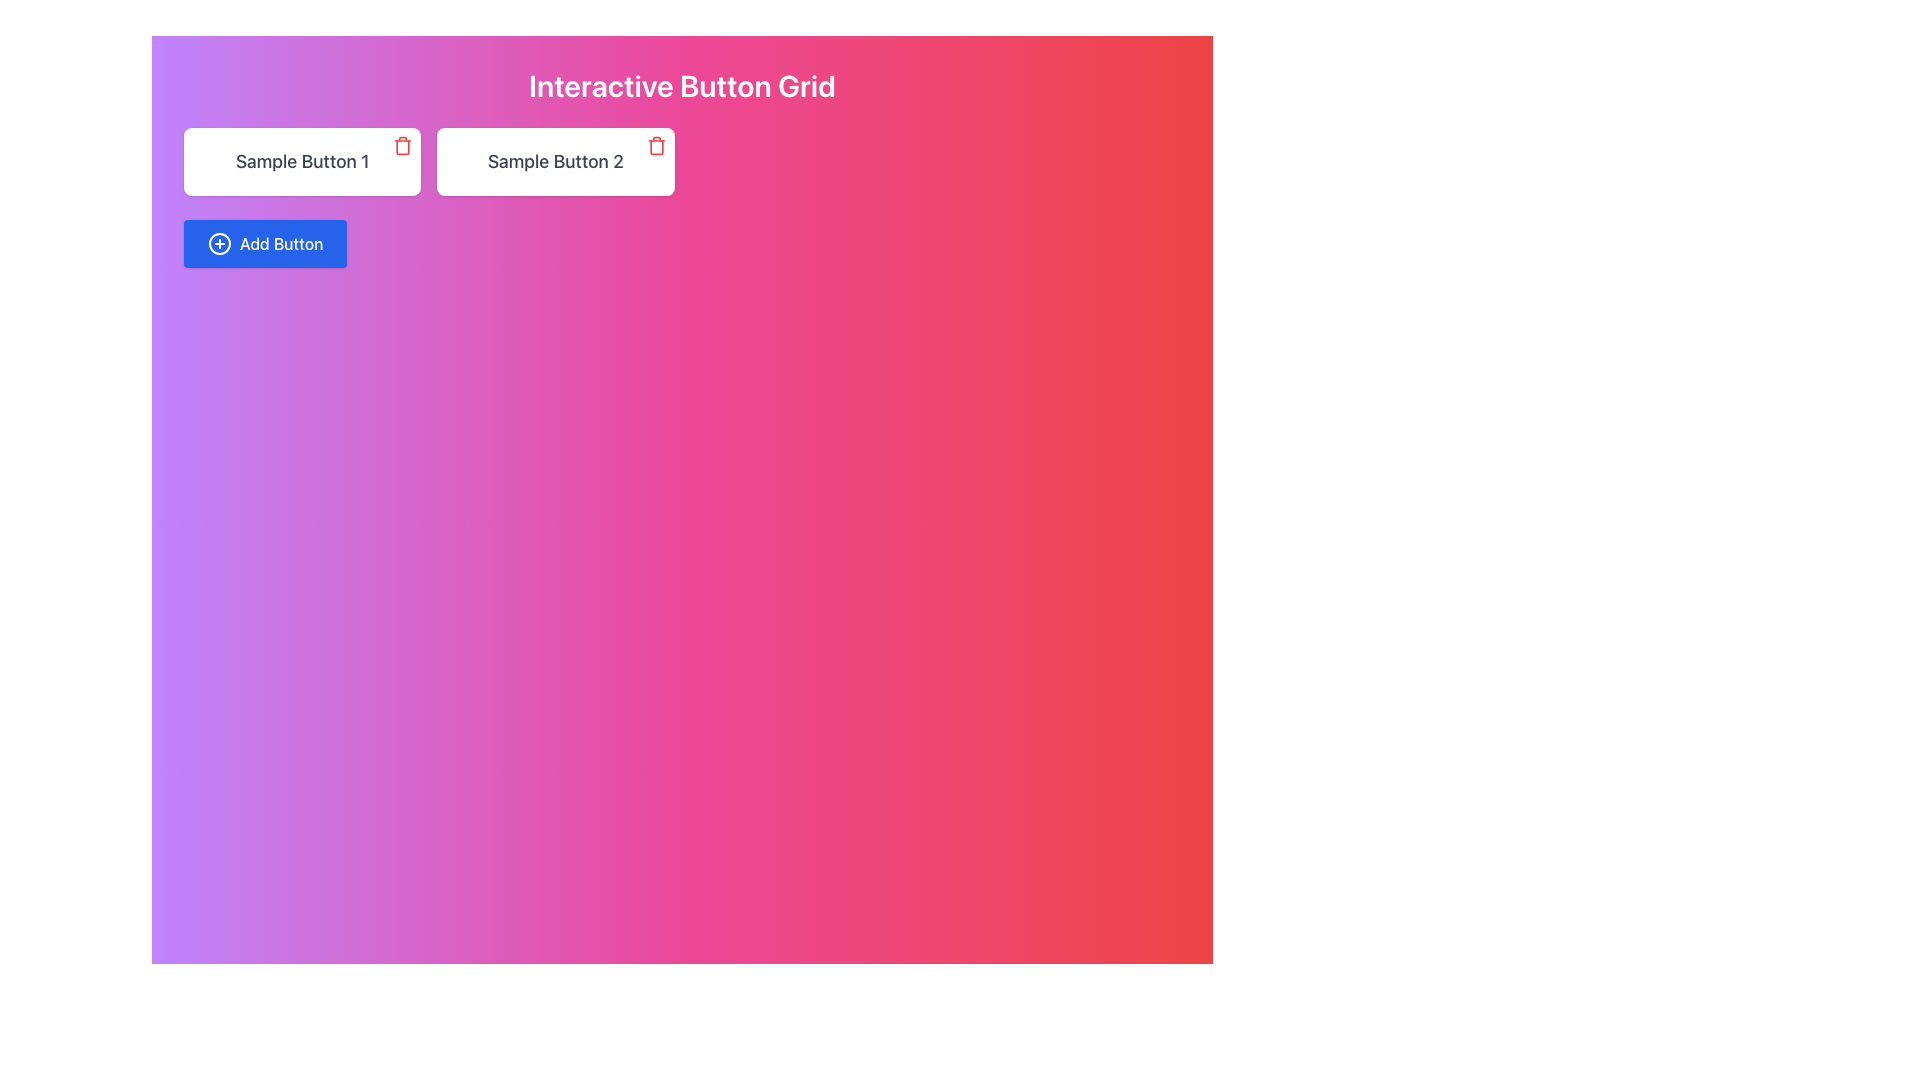 The image size is (1920, 1080). I want to click on the 'Sample Button 2' which is a rectangular button with a white background and a trash icon in the top right corner, located in the upper row of the grid layout, so click(555, 161).